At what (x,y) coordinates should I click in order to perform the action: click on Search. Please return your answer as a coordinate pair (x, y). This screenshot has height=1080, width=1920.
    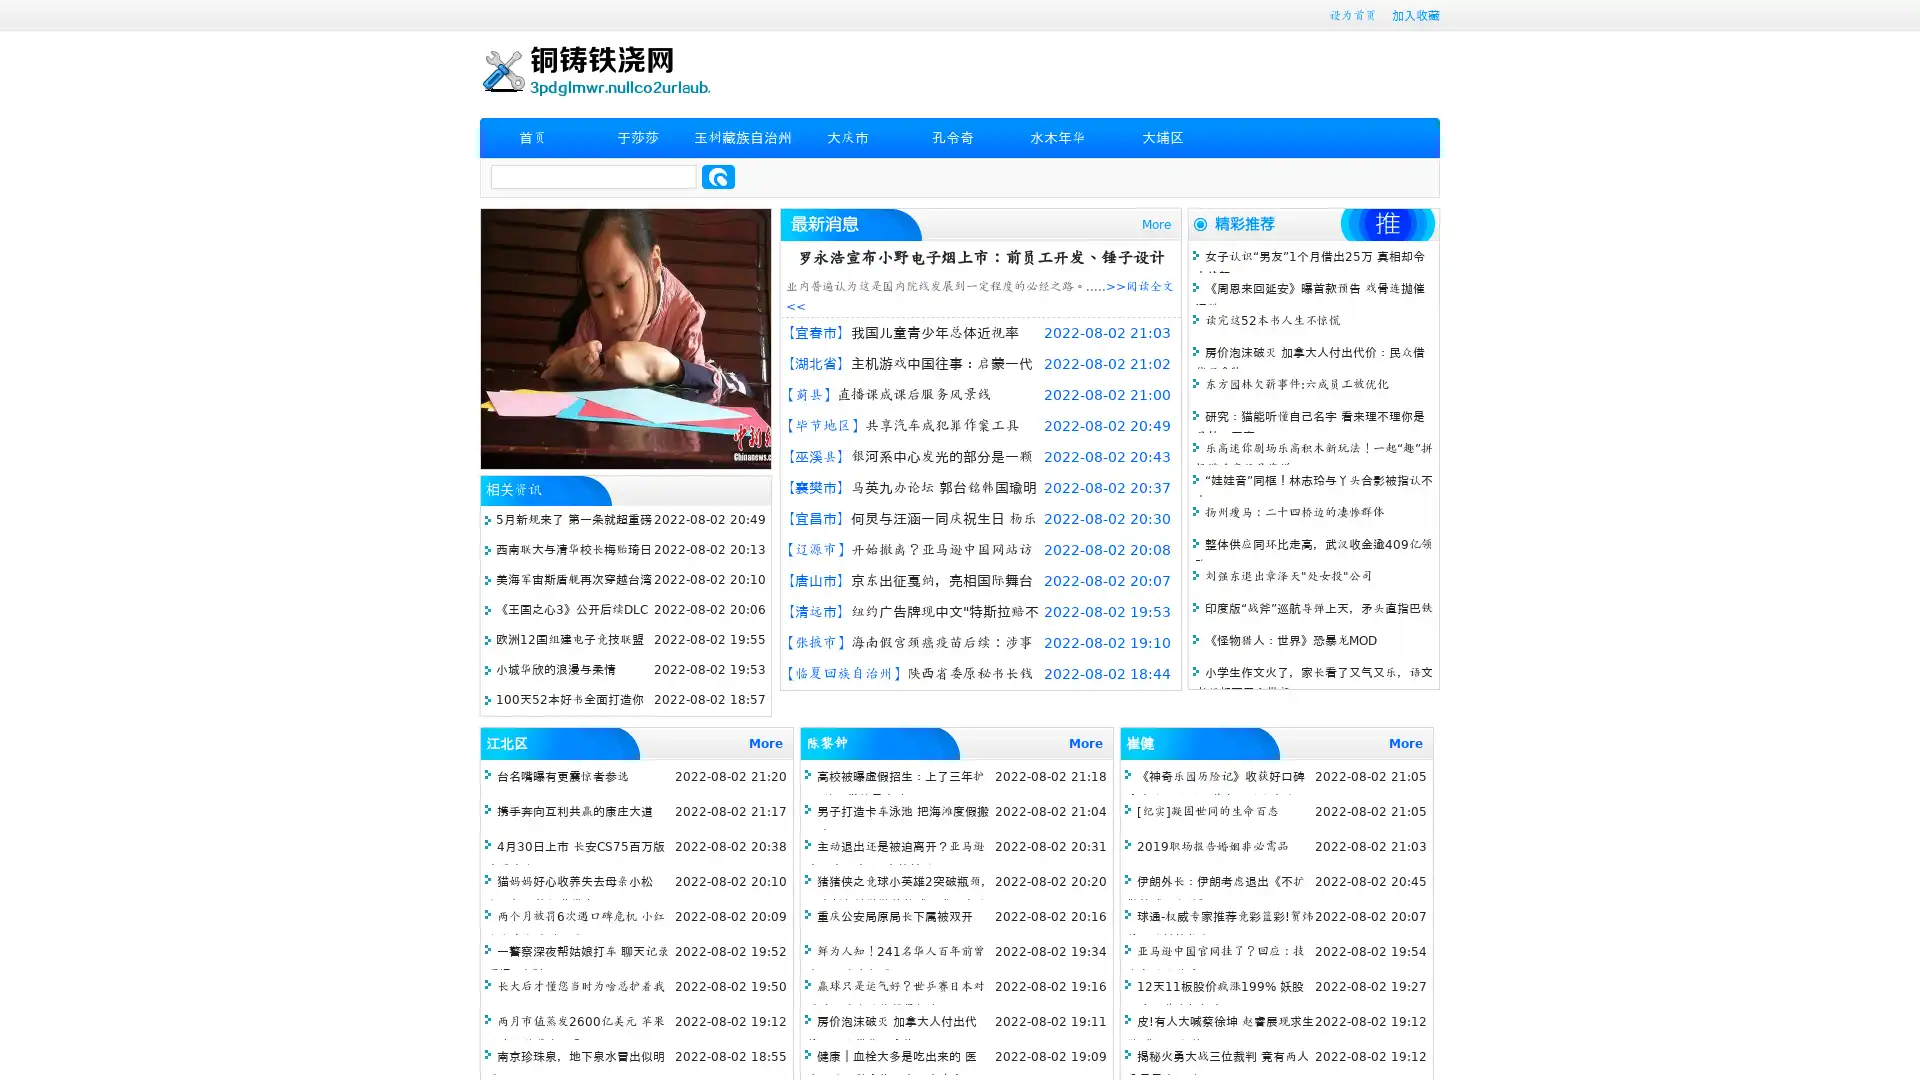
    Looking at the image, I should click on (718, 176).